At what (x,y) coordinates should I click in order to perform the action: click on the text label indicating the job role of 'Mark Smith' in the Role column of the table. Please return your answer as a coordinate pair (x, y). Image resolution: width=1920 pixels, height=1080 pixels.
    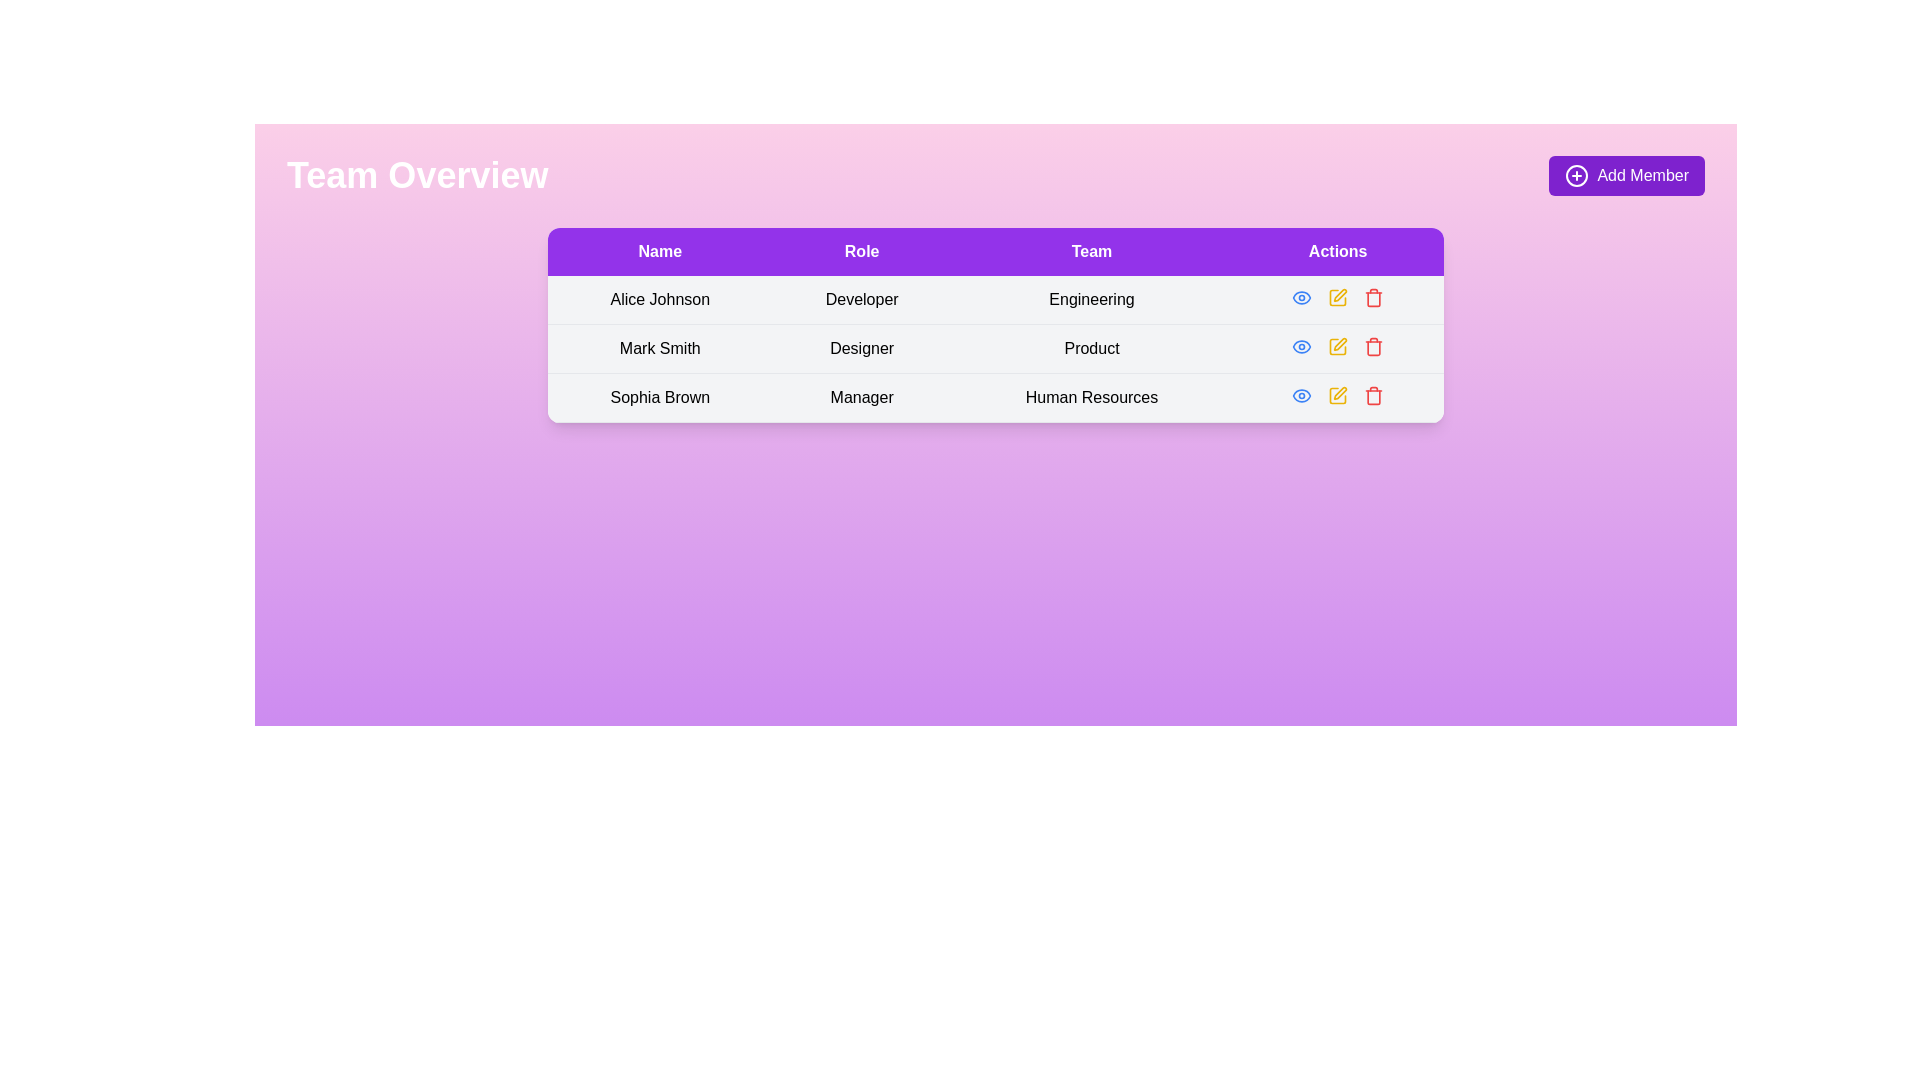
    Looking at the image, I should click on (862, 347).